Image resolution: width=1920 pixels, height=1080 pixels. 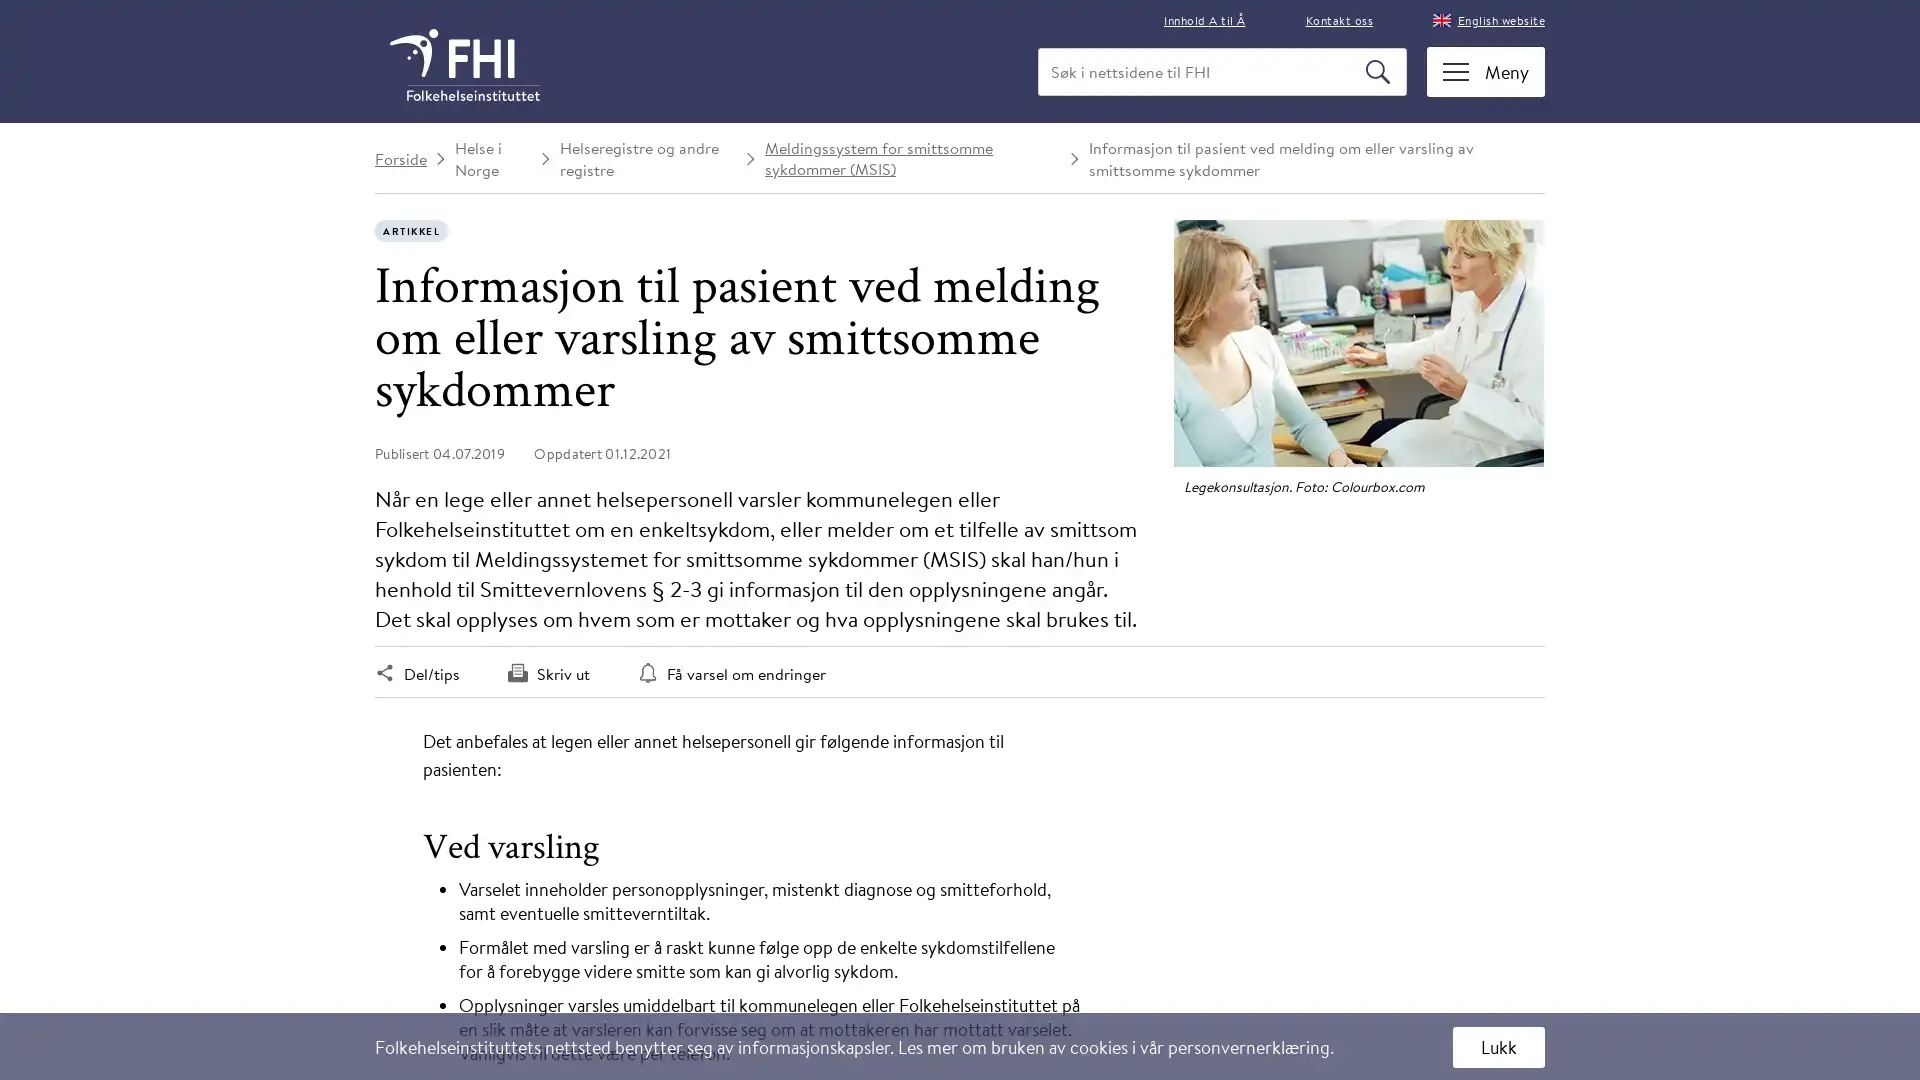 I want to click on Meny, so click(x=1486, y=70).